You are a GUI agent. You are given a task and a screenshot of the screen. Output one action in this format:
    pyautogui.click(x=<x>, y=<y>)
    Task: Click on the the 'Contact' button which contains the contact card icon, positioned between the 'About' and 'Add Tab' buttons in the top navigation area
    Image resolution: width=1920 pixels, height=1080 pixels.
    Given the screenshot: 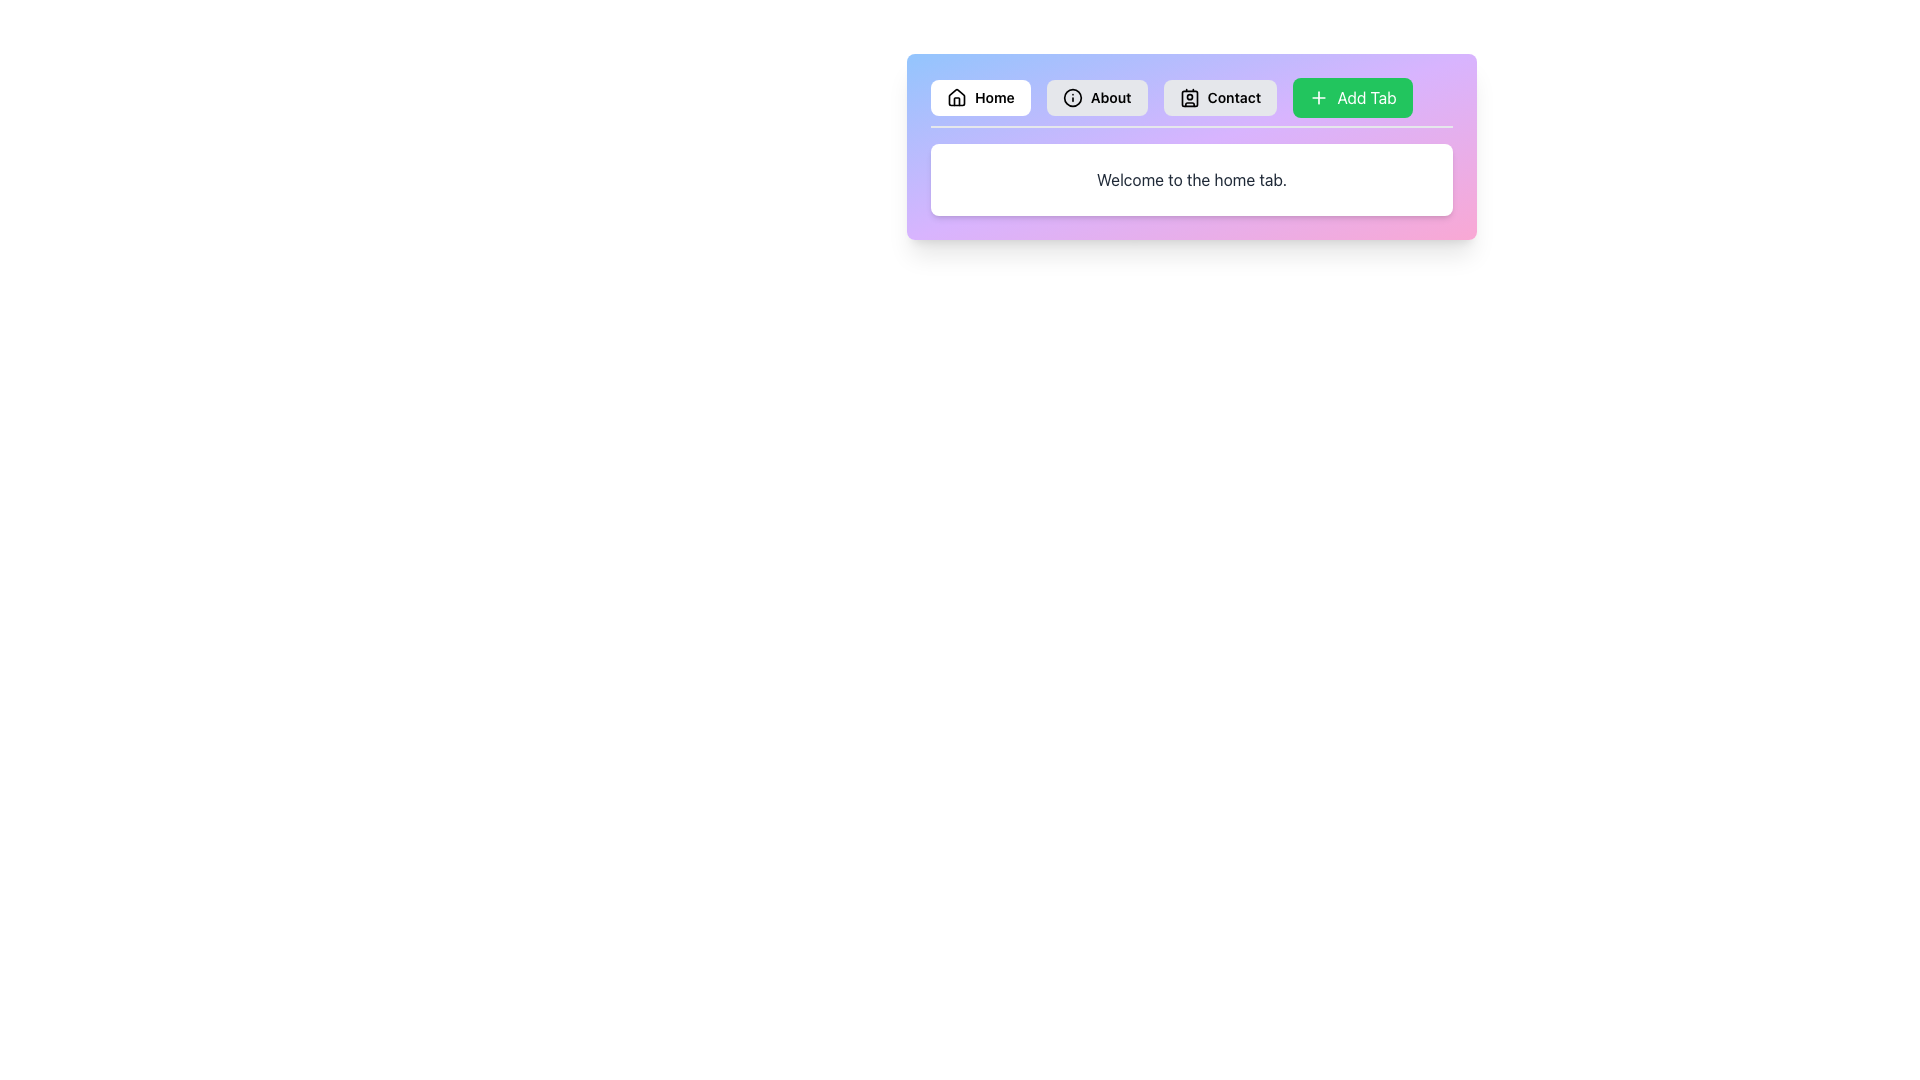 What is the action you would take?
    pyautogui.click(x=1189, y=97)
    